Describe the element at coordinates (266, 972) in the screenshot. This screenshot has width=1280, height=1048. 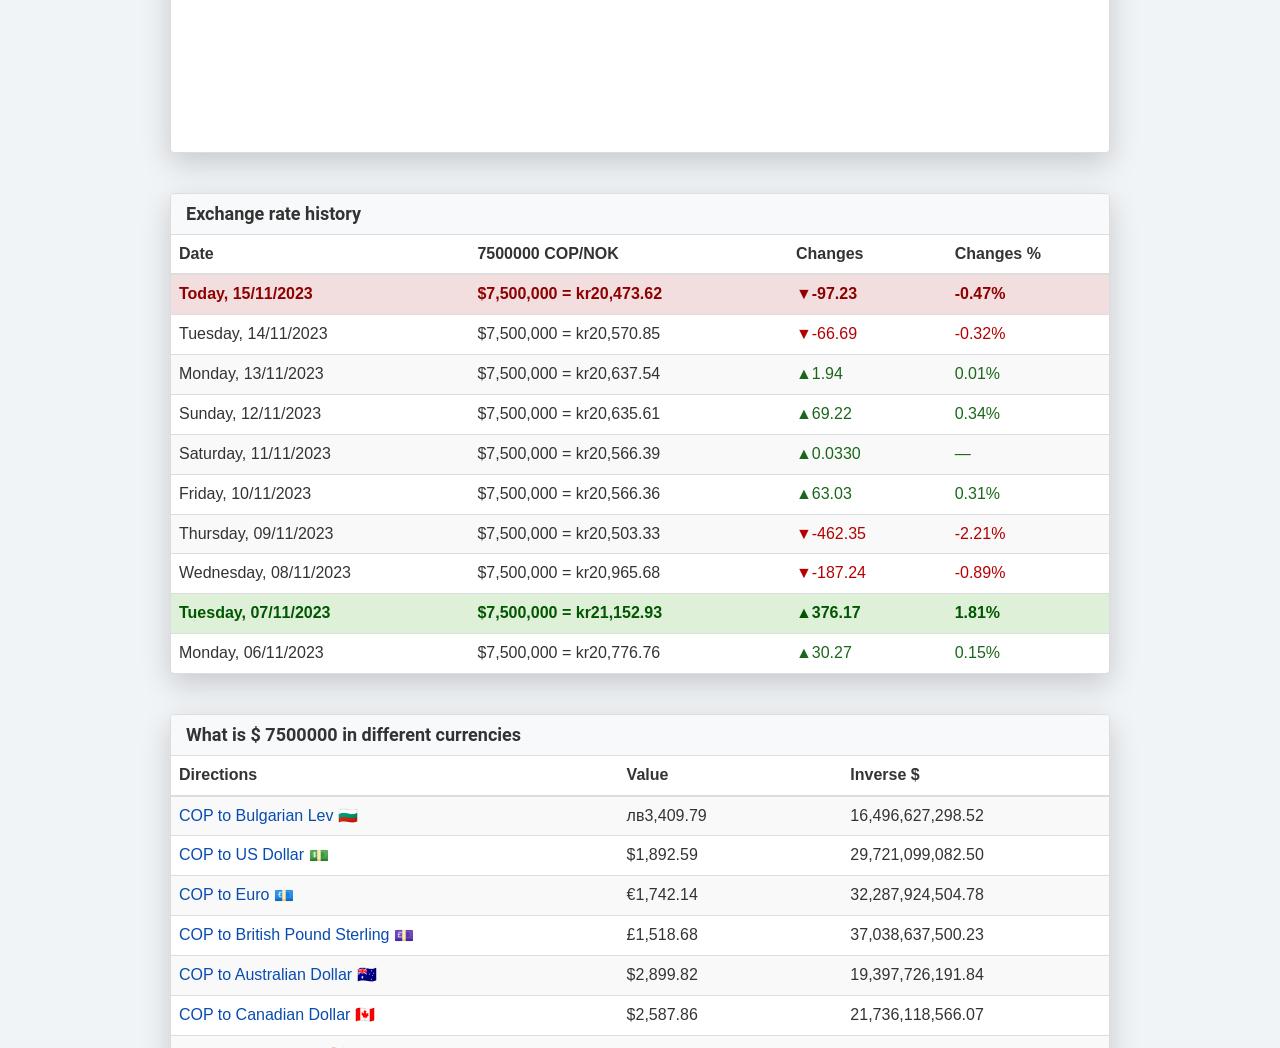
I see `'COP to Australian Dollar'` at that location.